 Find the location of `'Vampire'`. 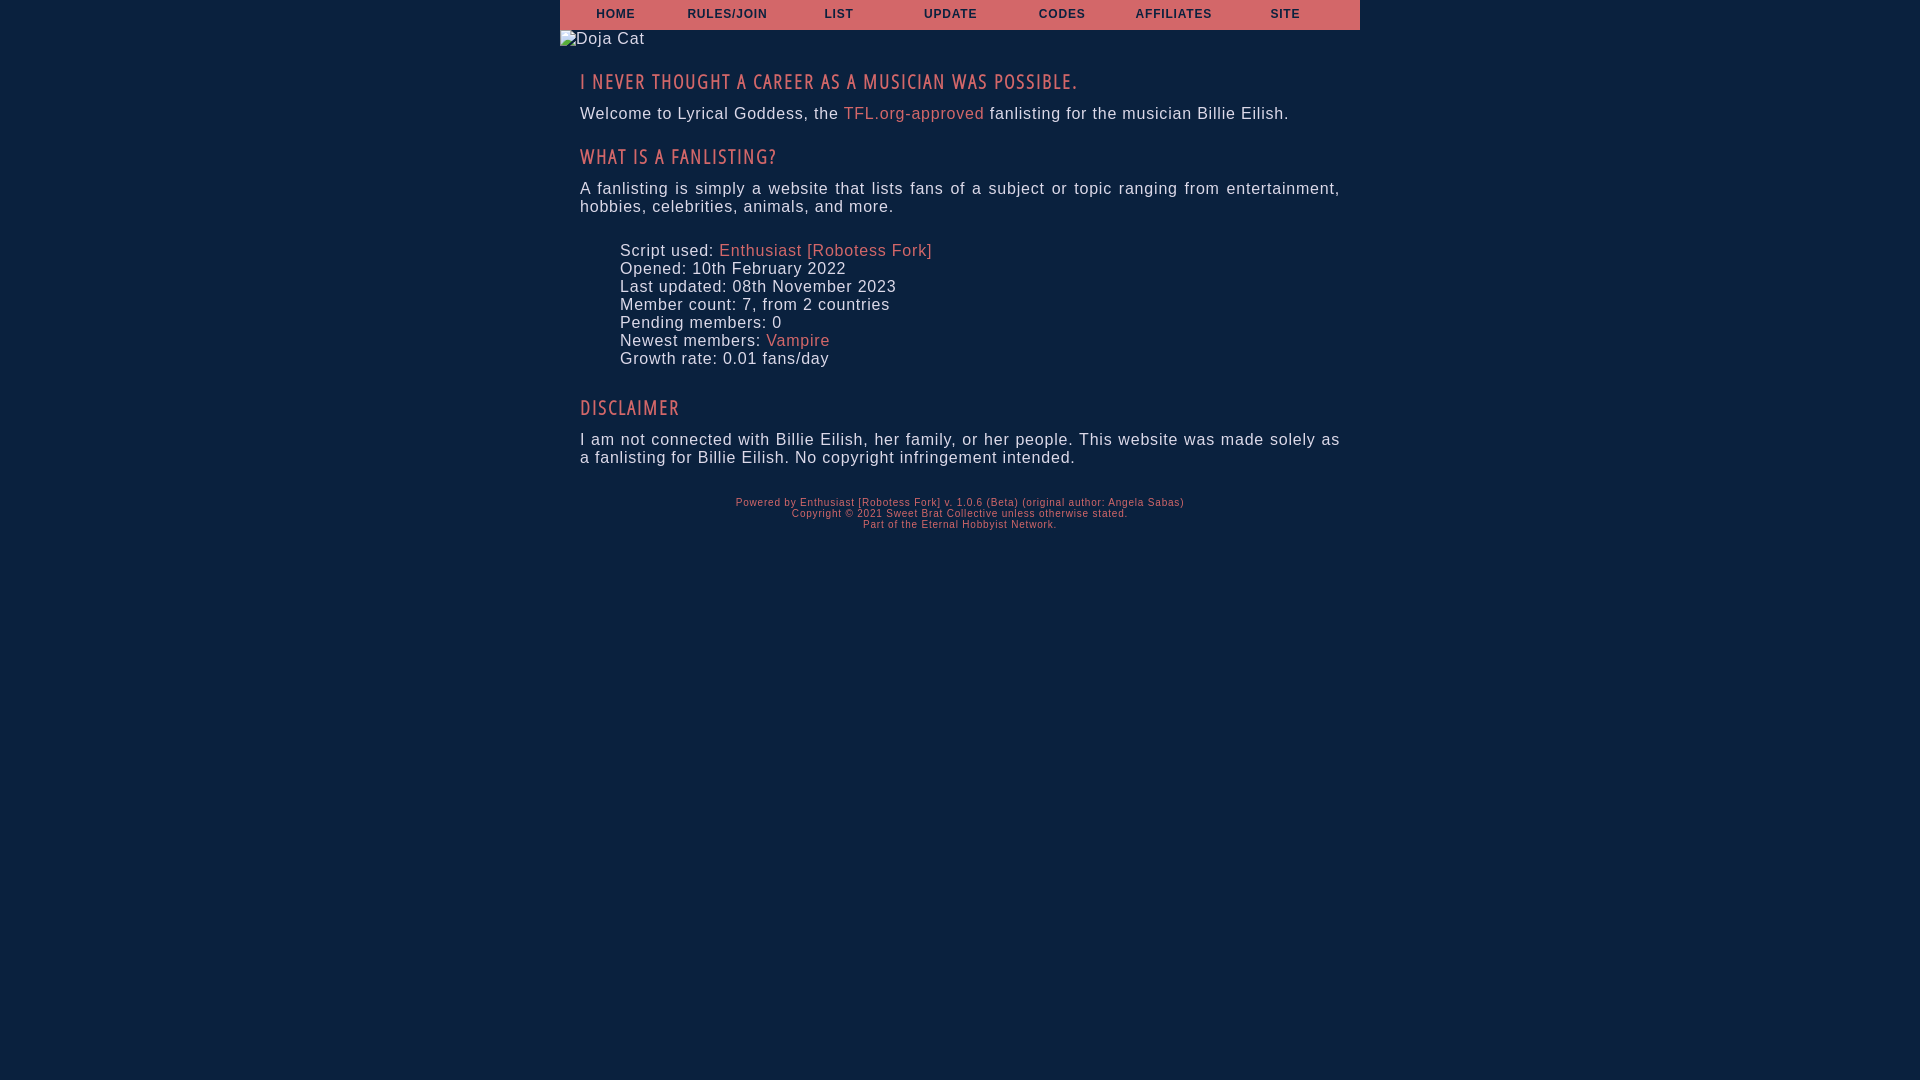

'Vampire' is located at coordinates (796, 339).